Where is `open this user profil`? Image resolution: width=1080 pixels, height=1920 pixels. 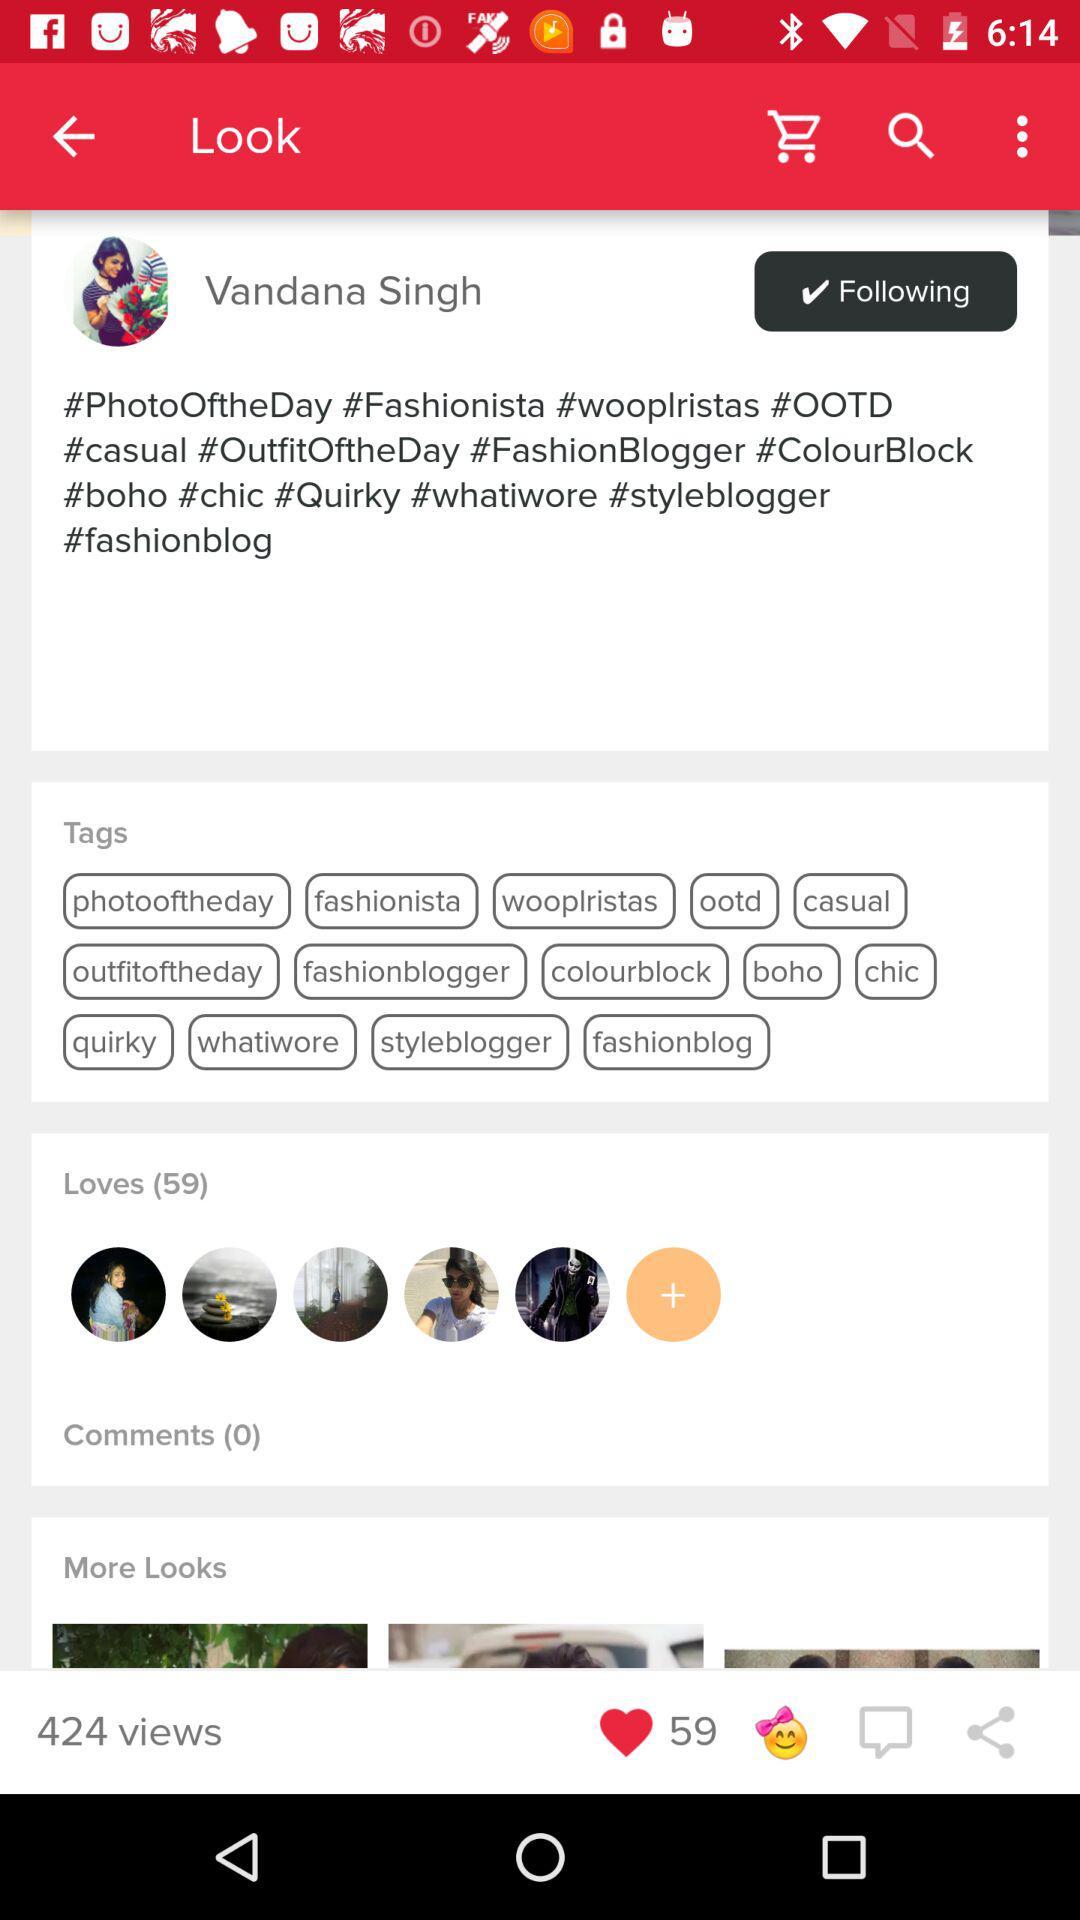
open this user profil is located at coordinates (562, 1294).